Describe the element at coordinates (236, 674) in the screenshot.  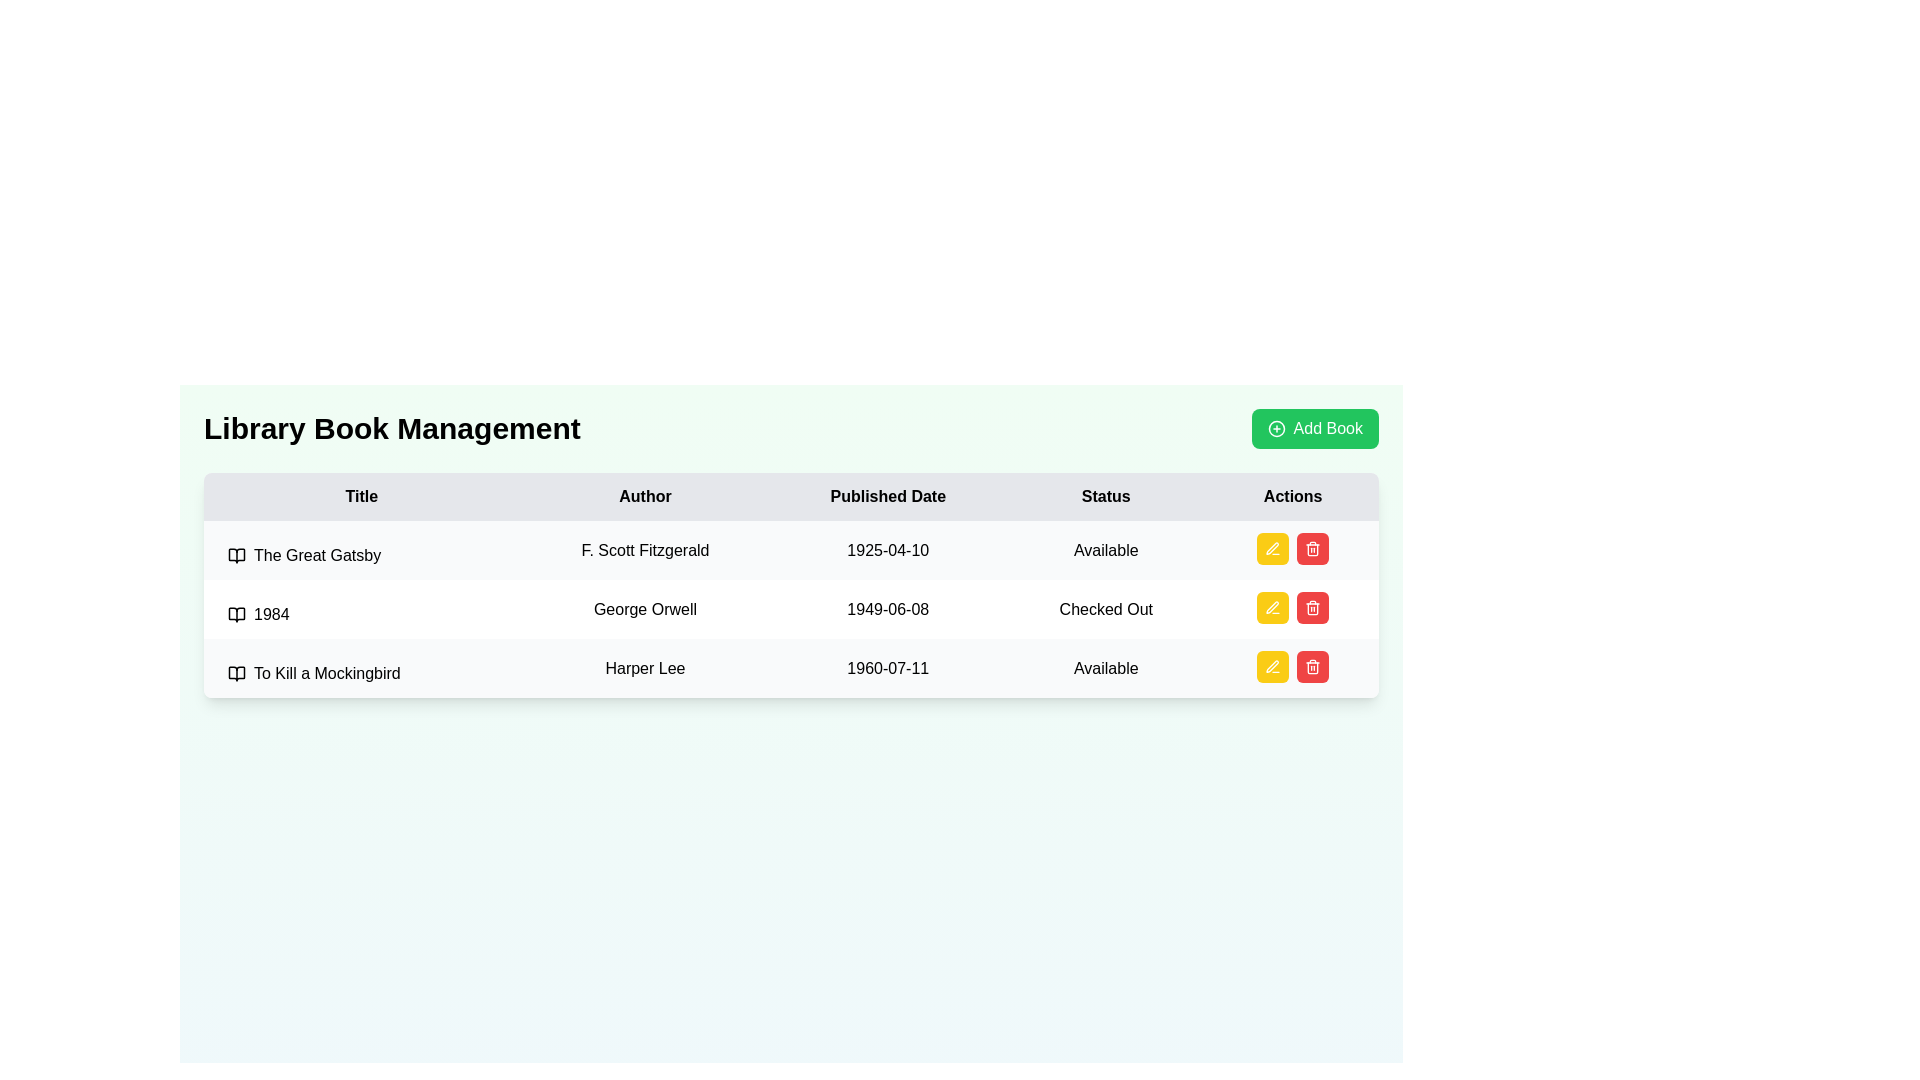
I see `the icon located at the leftmost side of the third row under the 'Title' column, which is adjacent to the text 'To Kill a Mockingbird'` at that location.